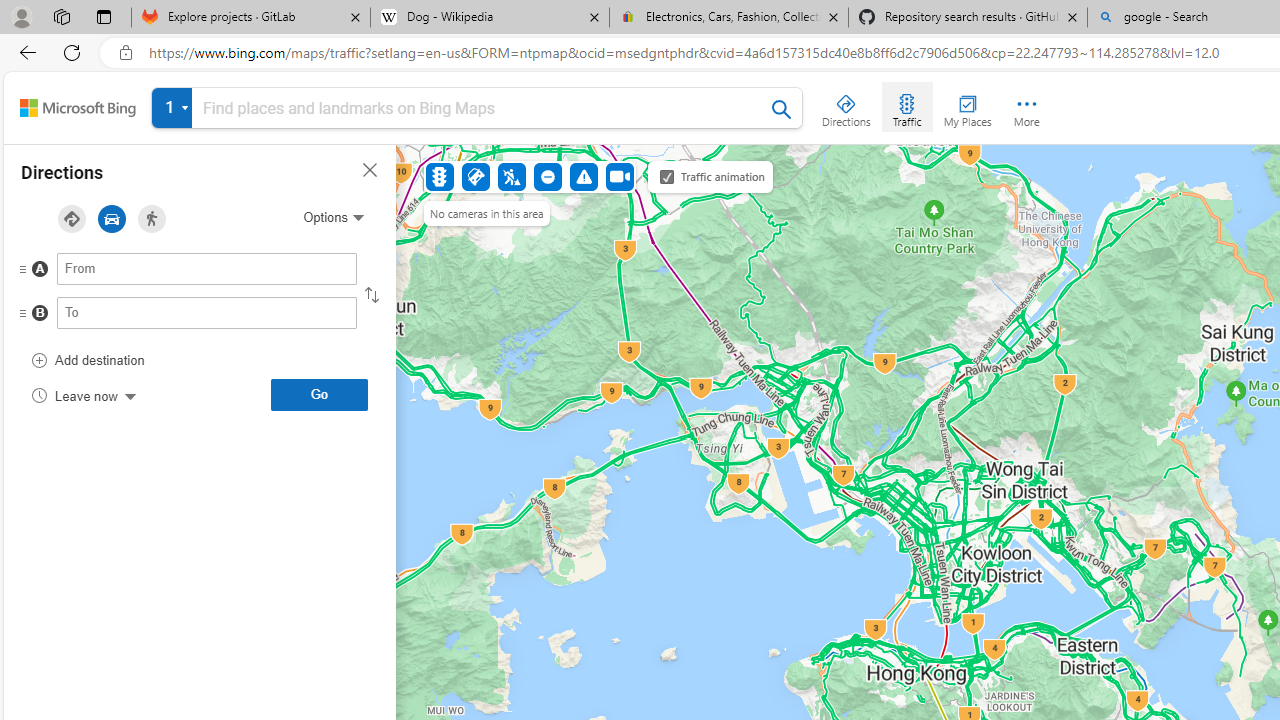  Describe the element at coordinates (482, 108) in the screenshot. I see `'Add a search'` at that location.